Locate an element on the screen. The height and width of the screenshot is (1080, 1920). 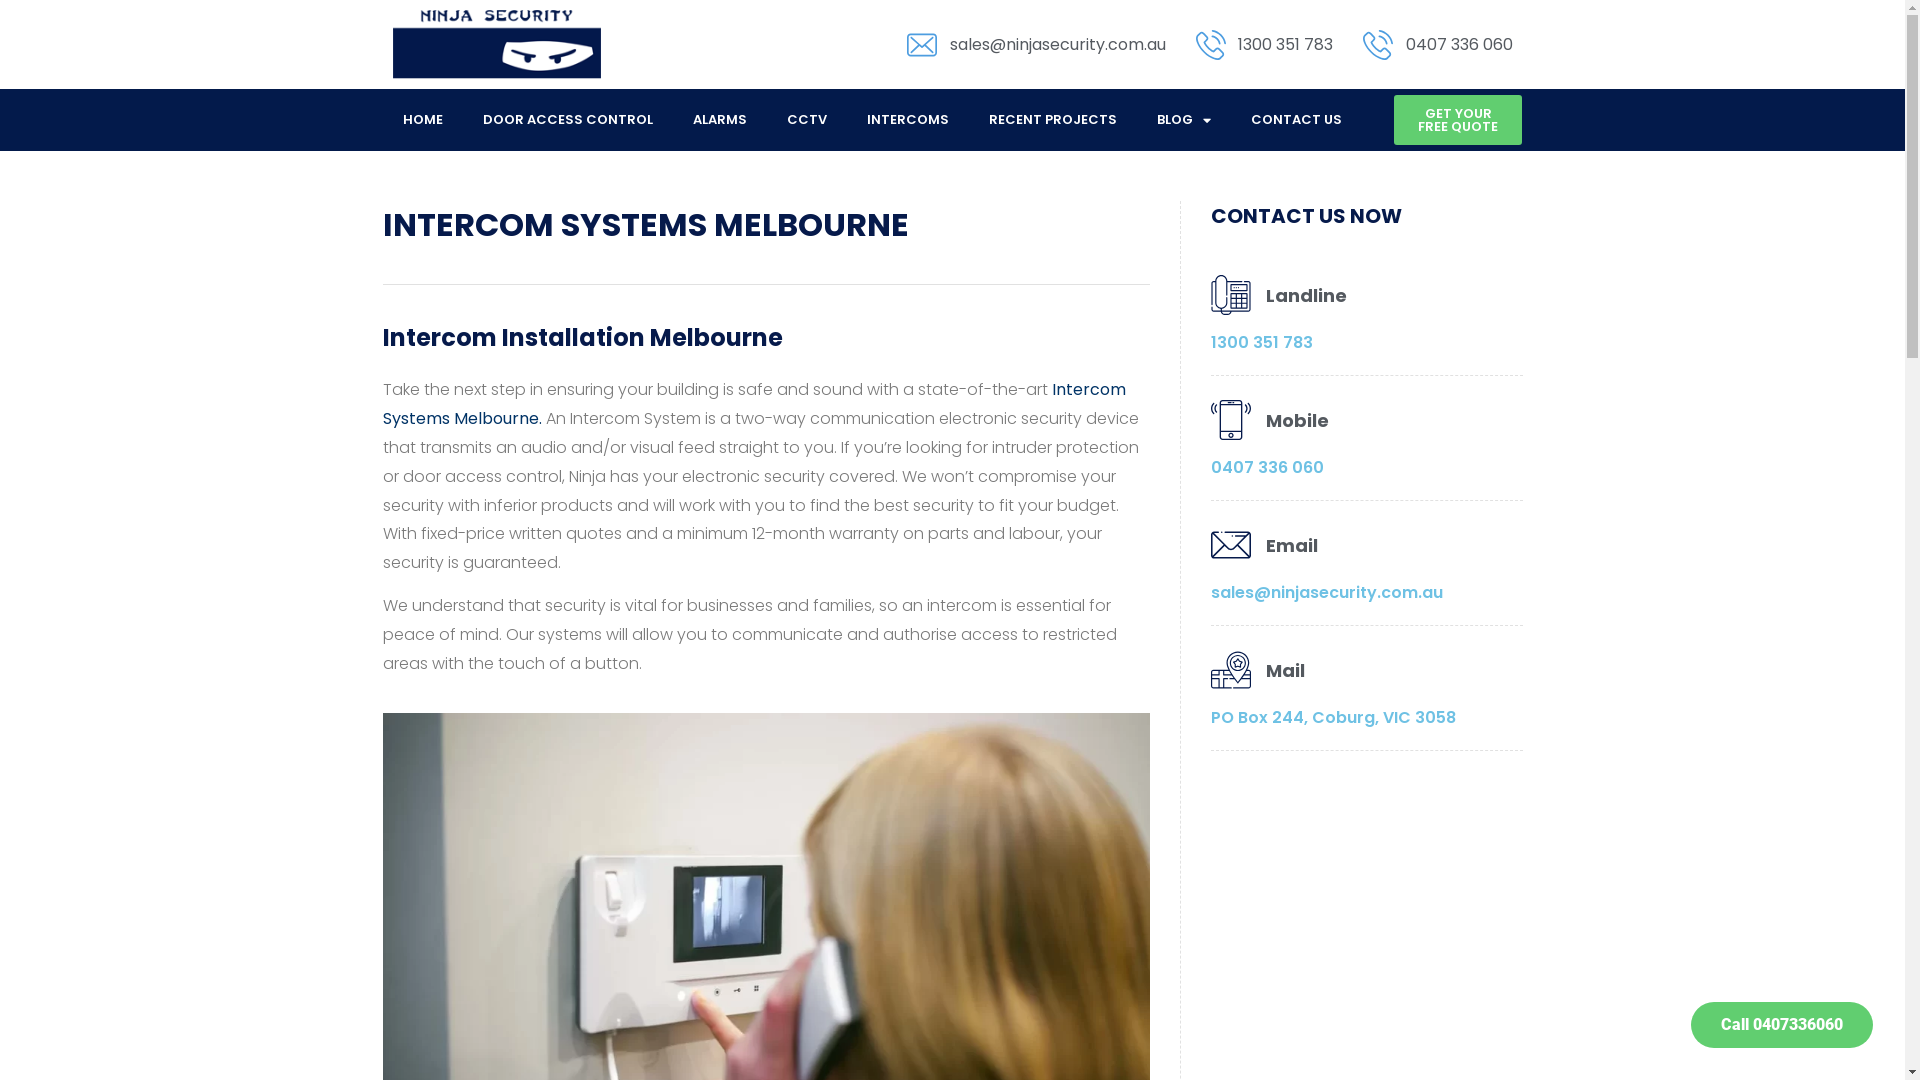
'RECENT PROJECTS' is located at coordinates (1050, 119).